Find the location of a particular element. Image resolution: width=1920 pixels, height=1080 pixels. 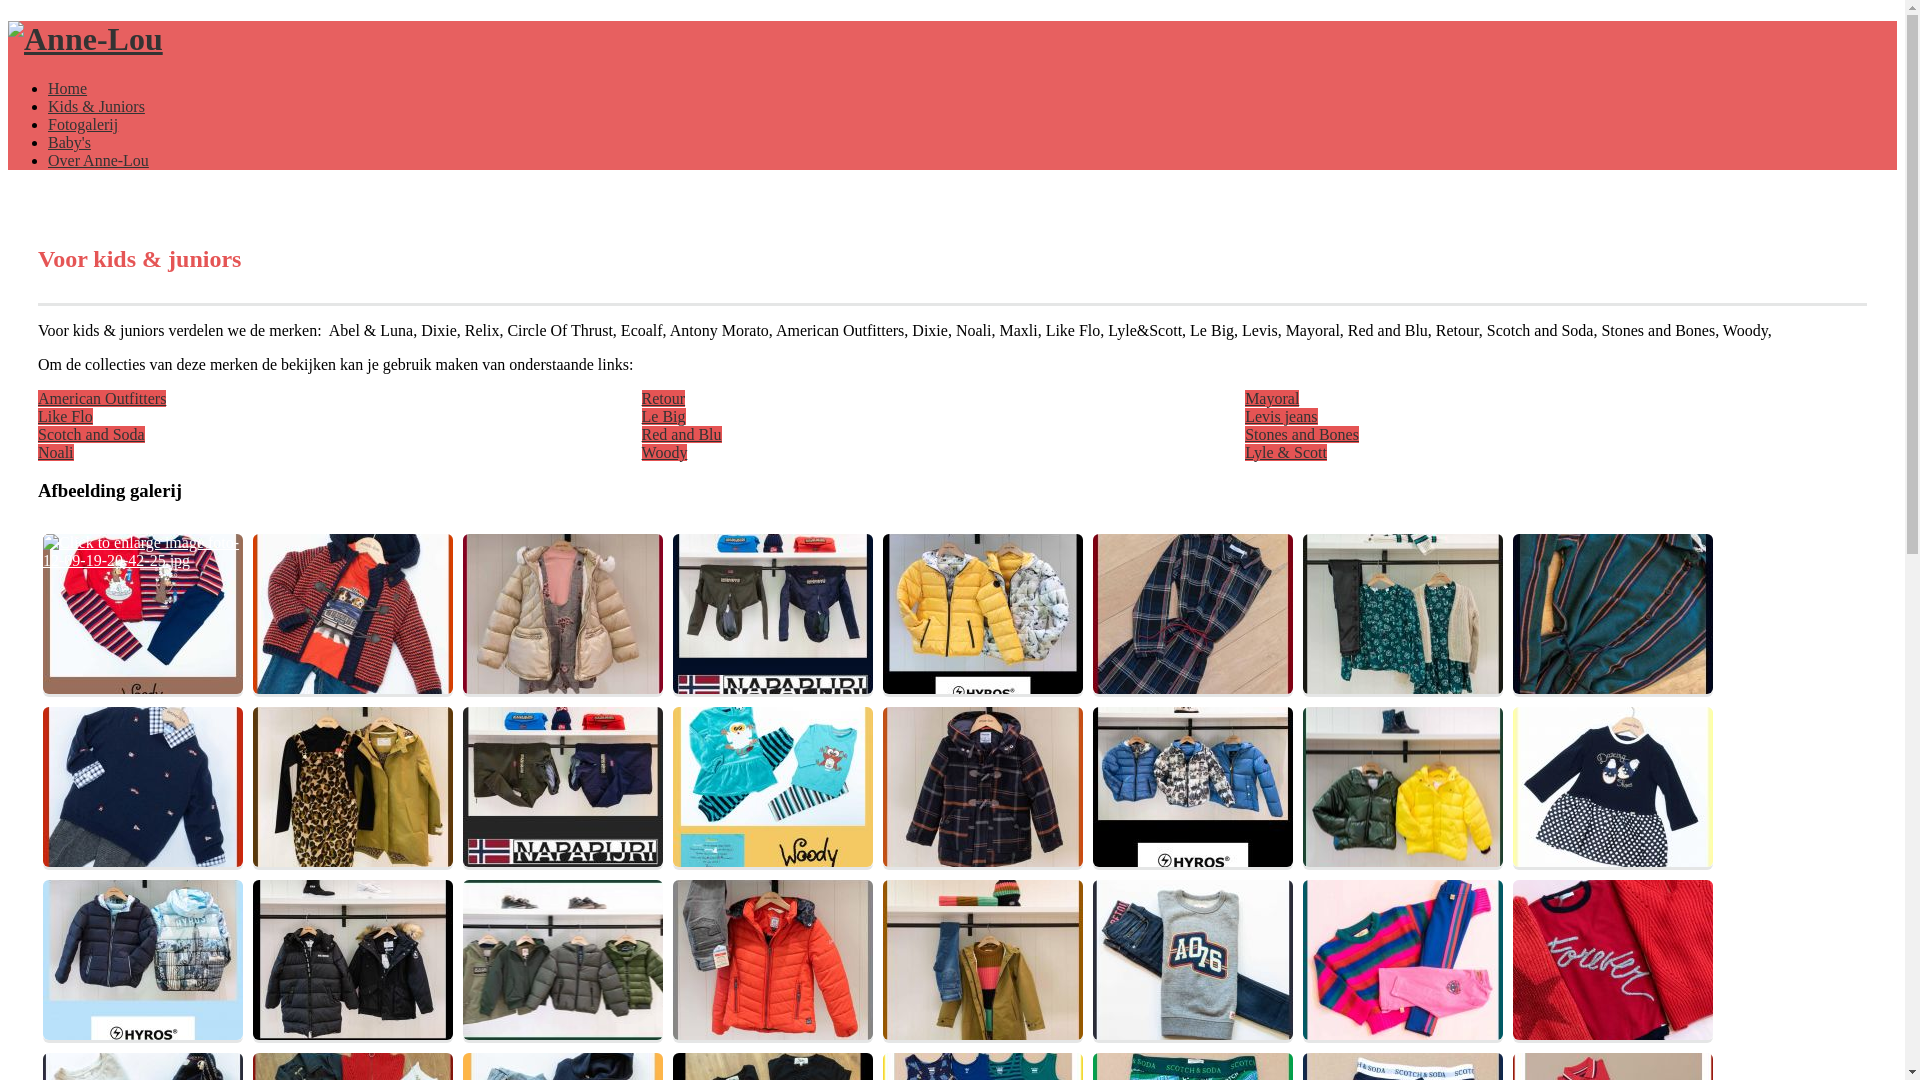

'Kids & Juniors' is located at coordinates (95, 106).